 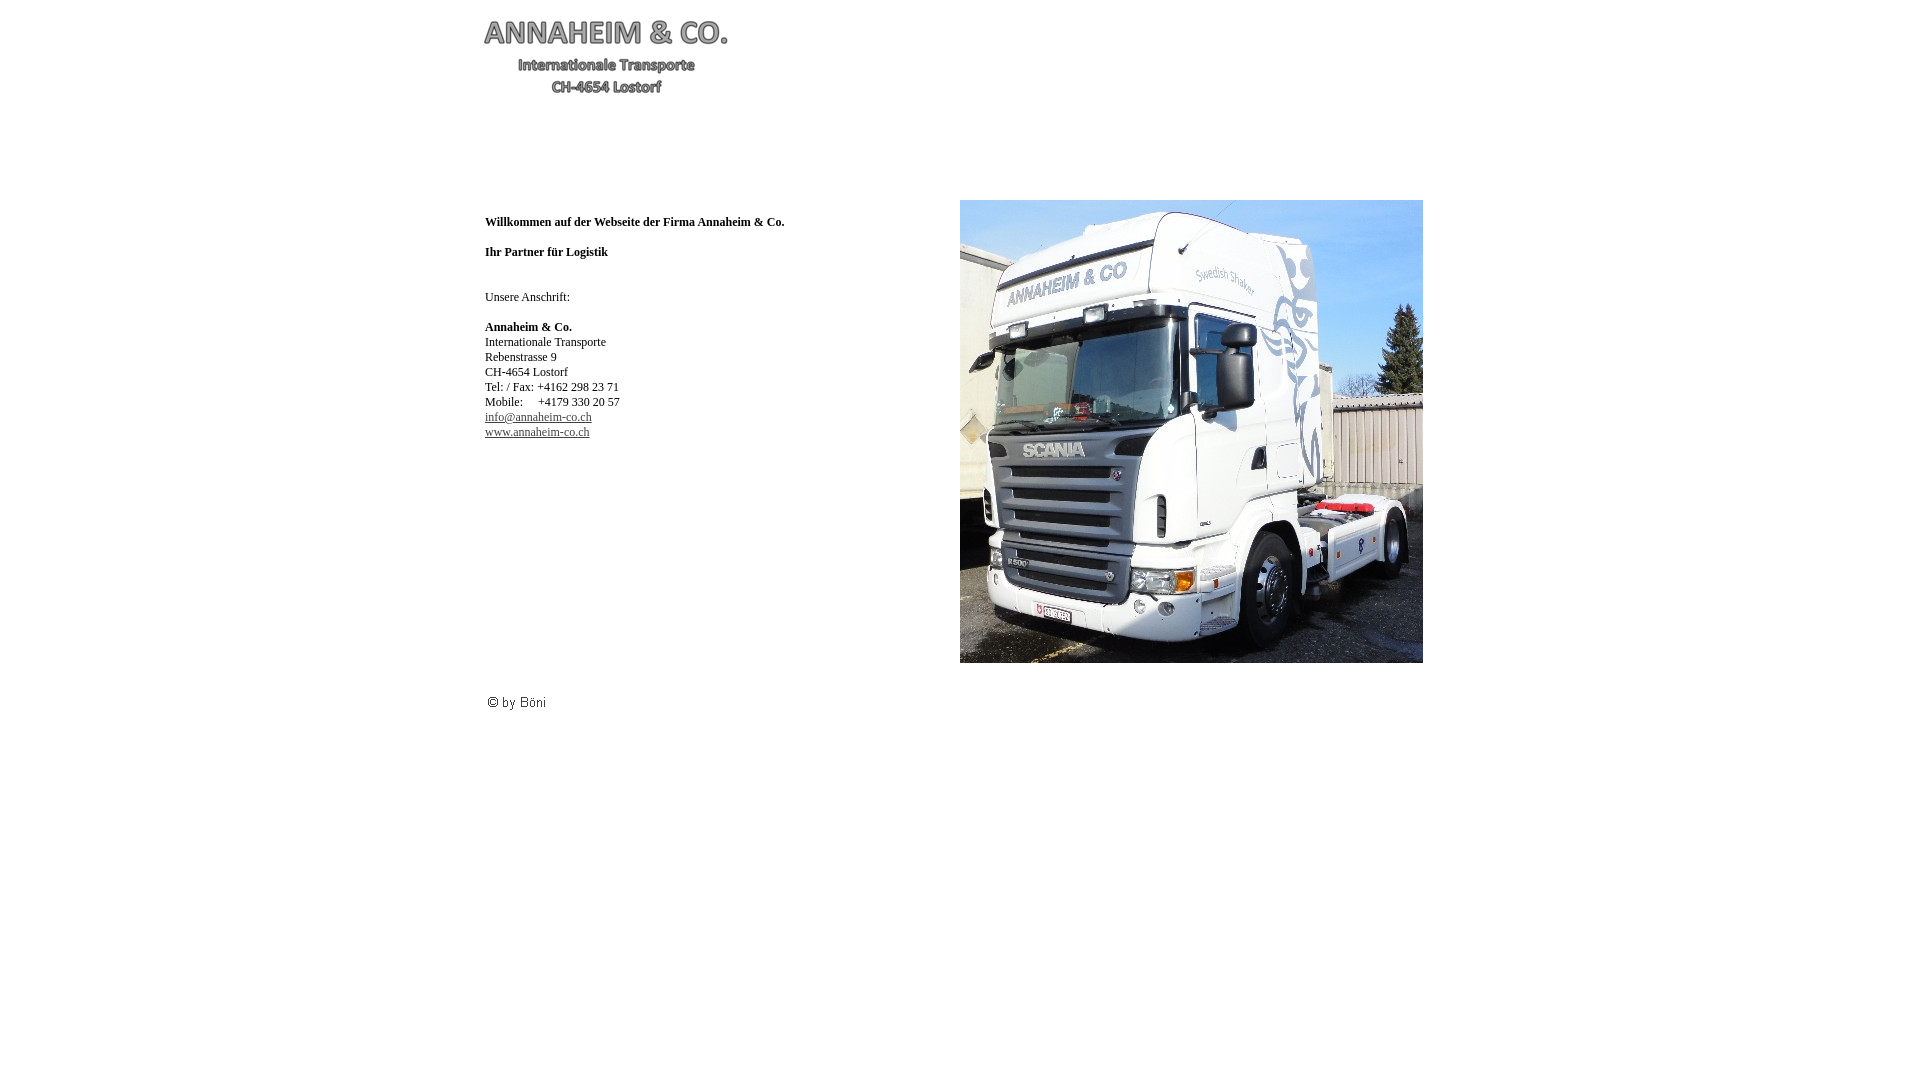 I want to click on 'info@annaheim-co.ch', so click(x=538, y=415).